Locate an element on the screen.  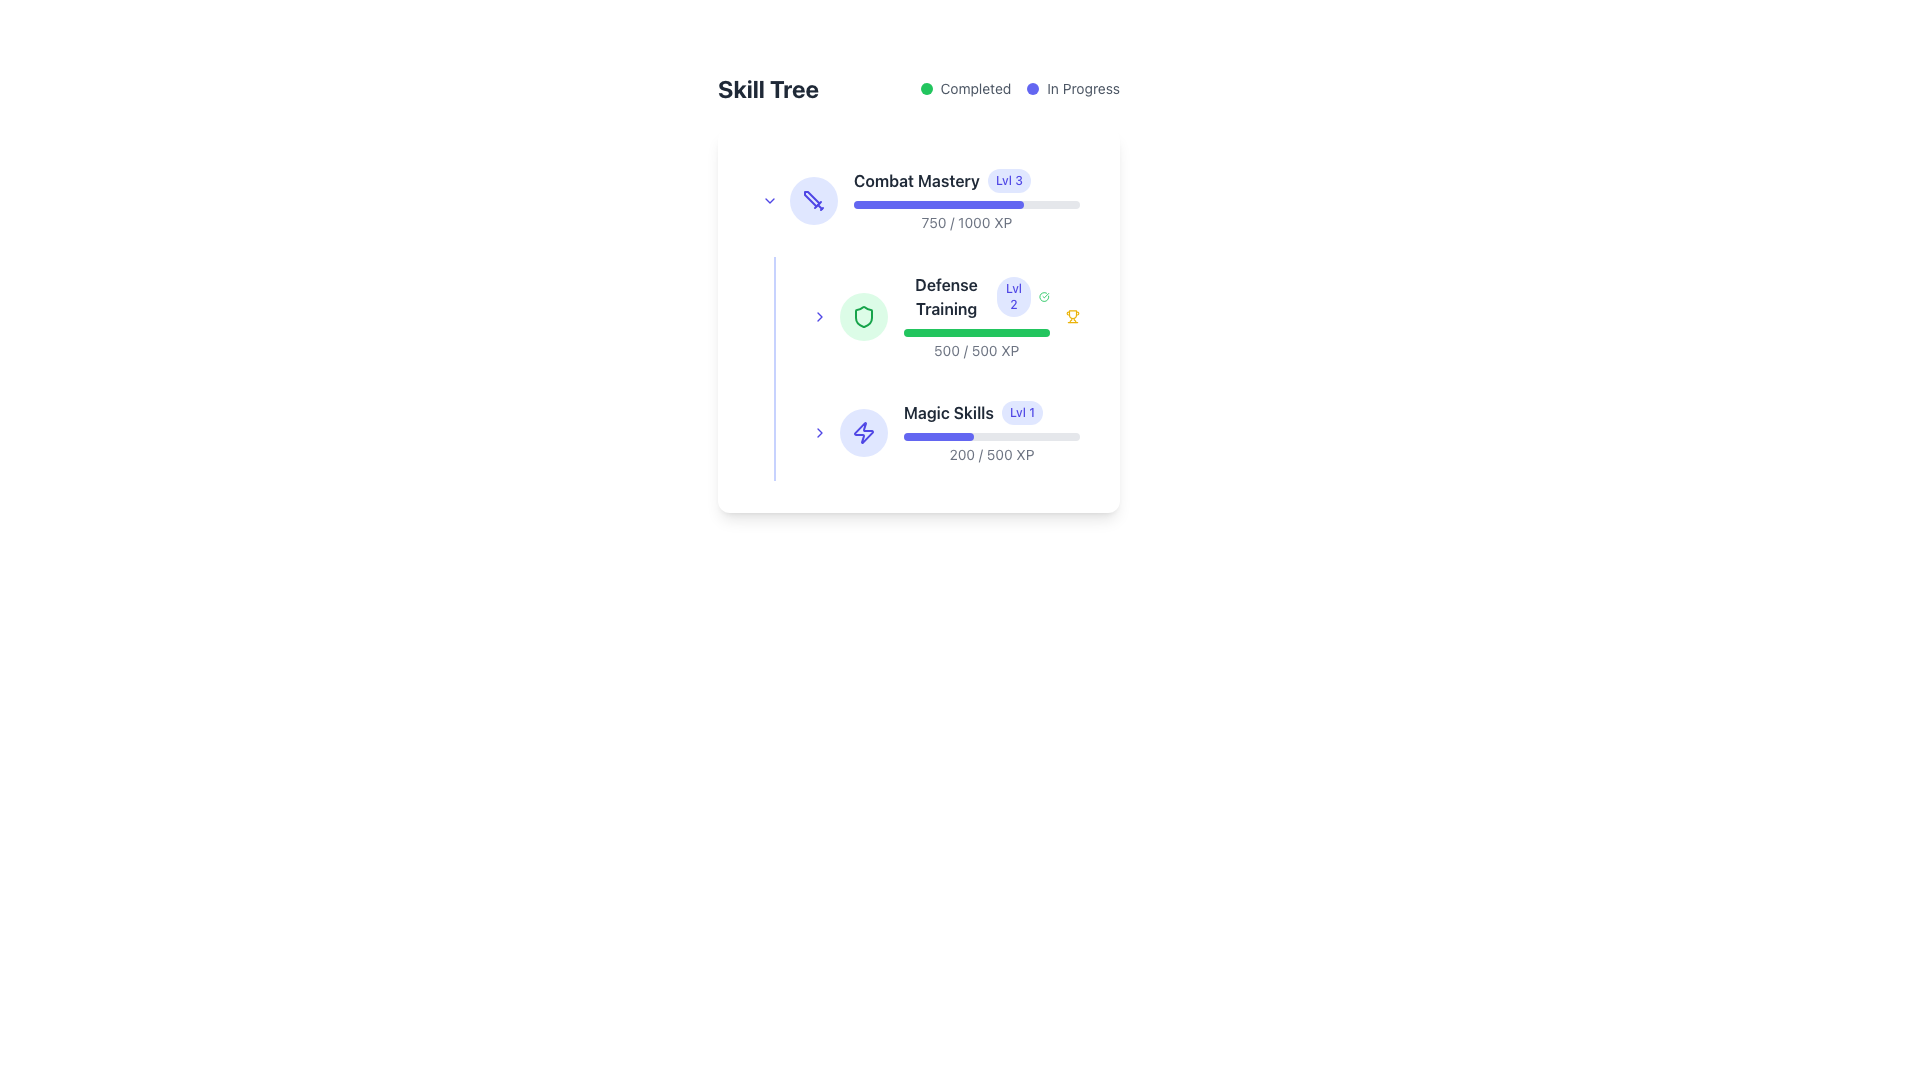
the 'Defense Training' skill name in the skillset list is located at coordinates (917, 315).